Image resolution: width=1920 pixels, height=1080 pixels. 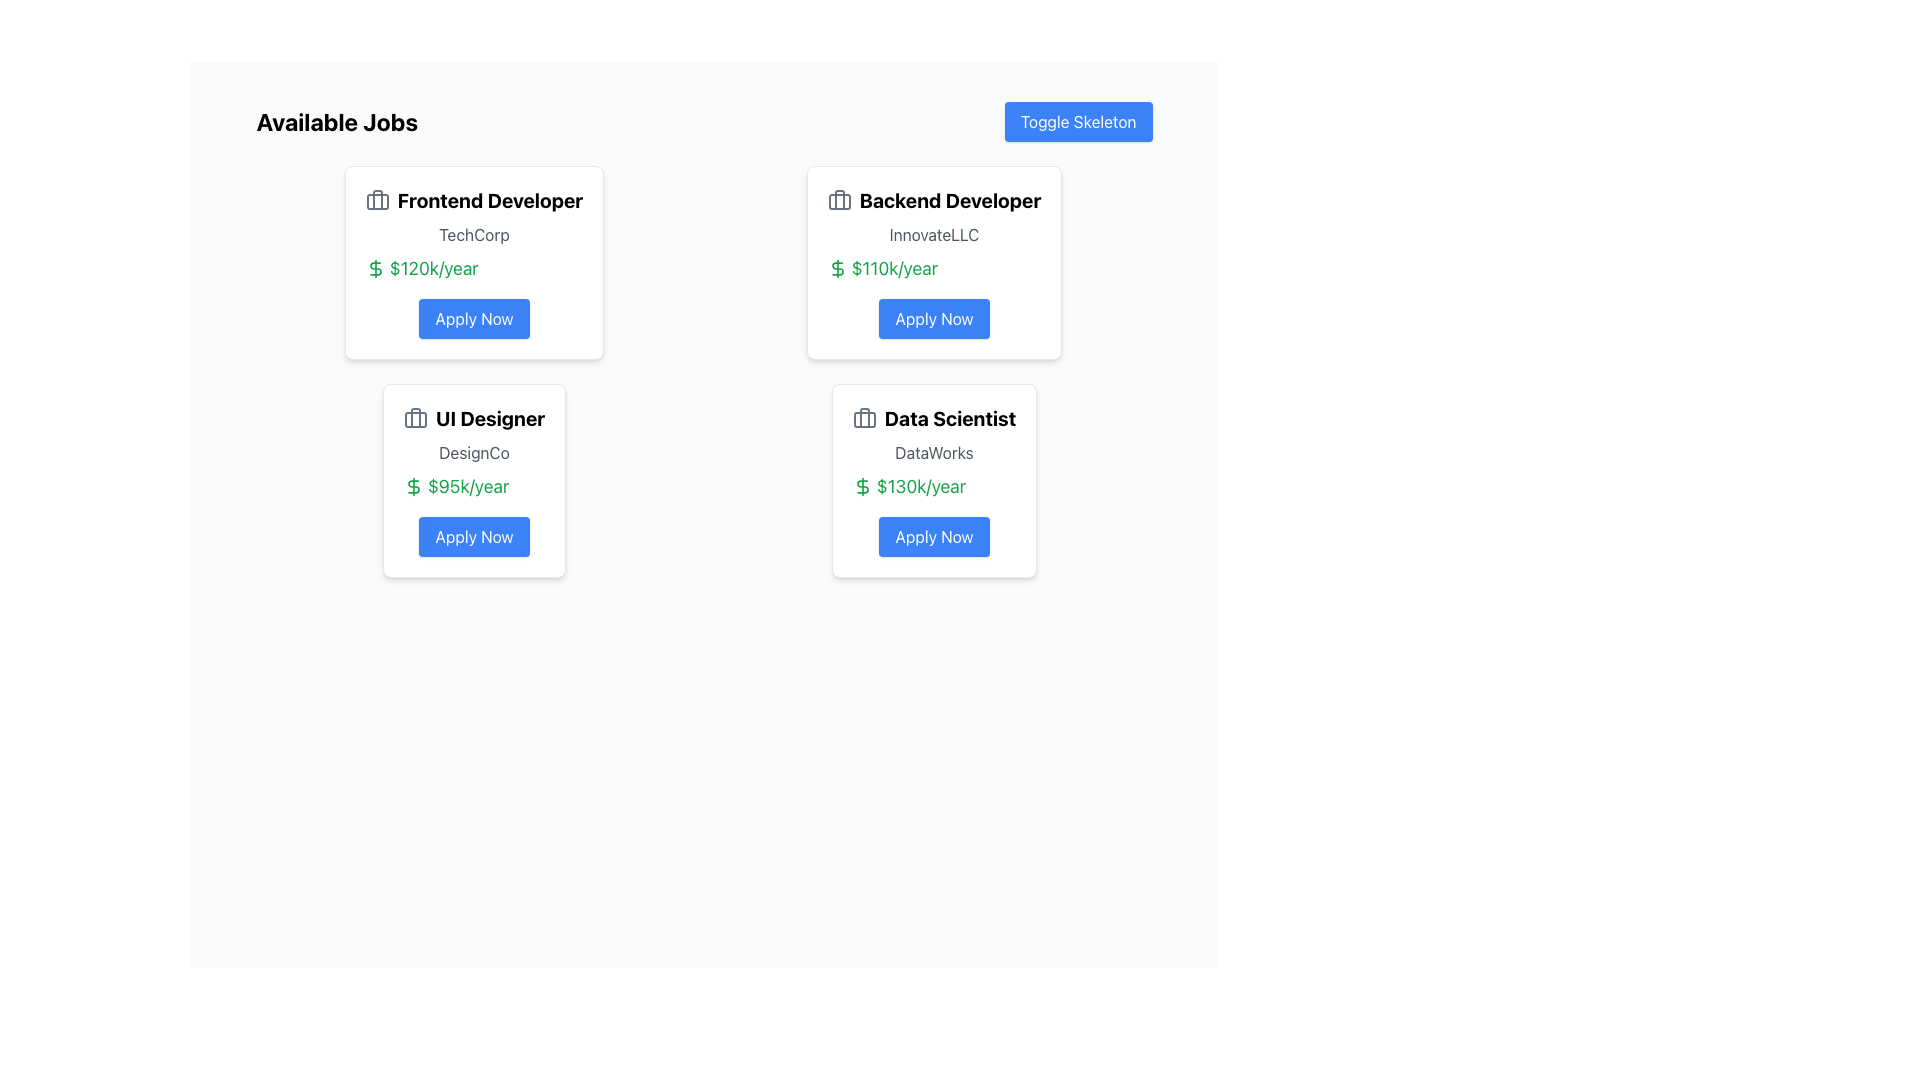 What do you see at coordinates (837, 268) in the screenshot?
I see `the green dollar sign icon located to the left of the salary text '$110k/year' in the 'Backend Developer' card` at bounding box center [837, 268].